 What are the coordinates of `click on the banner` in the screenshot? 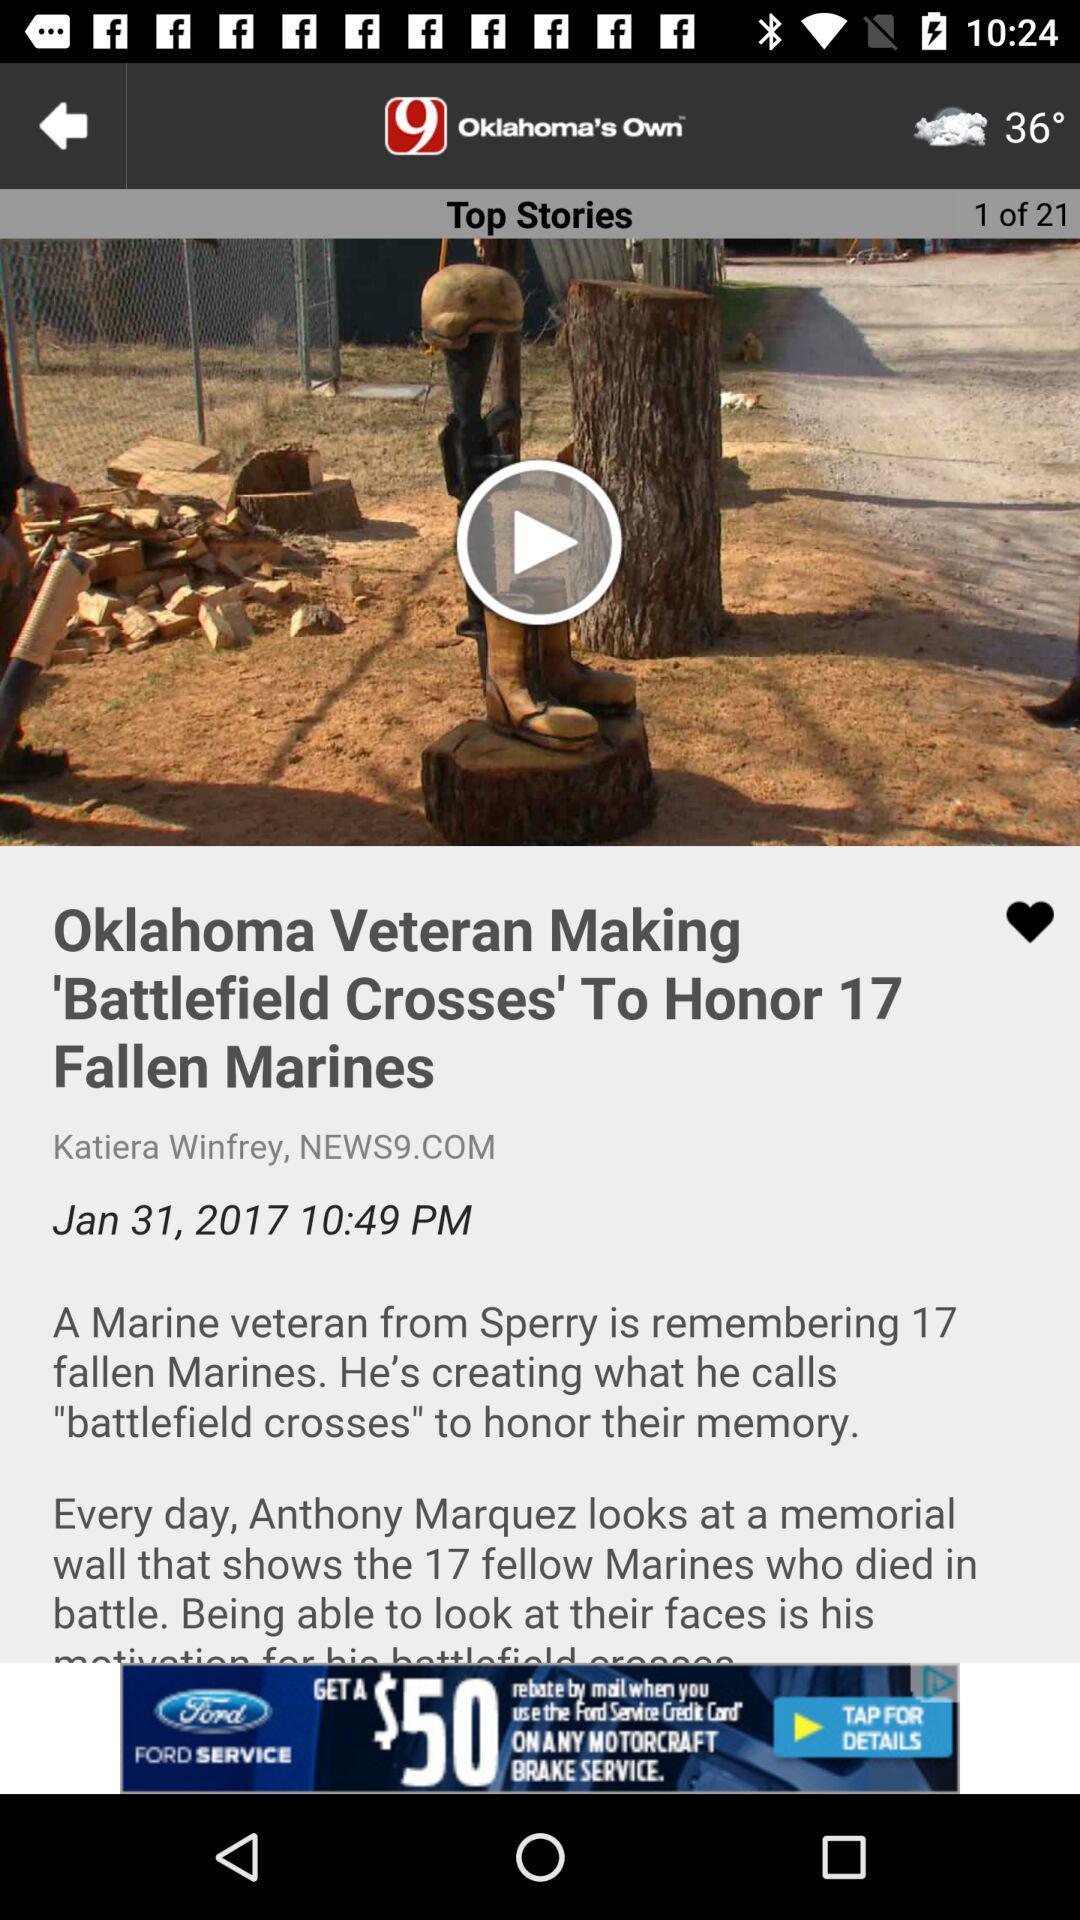 It's located at (540, 1727).